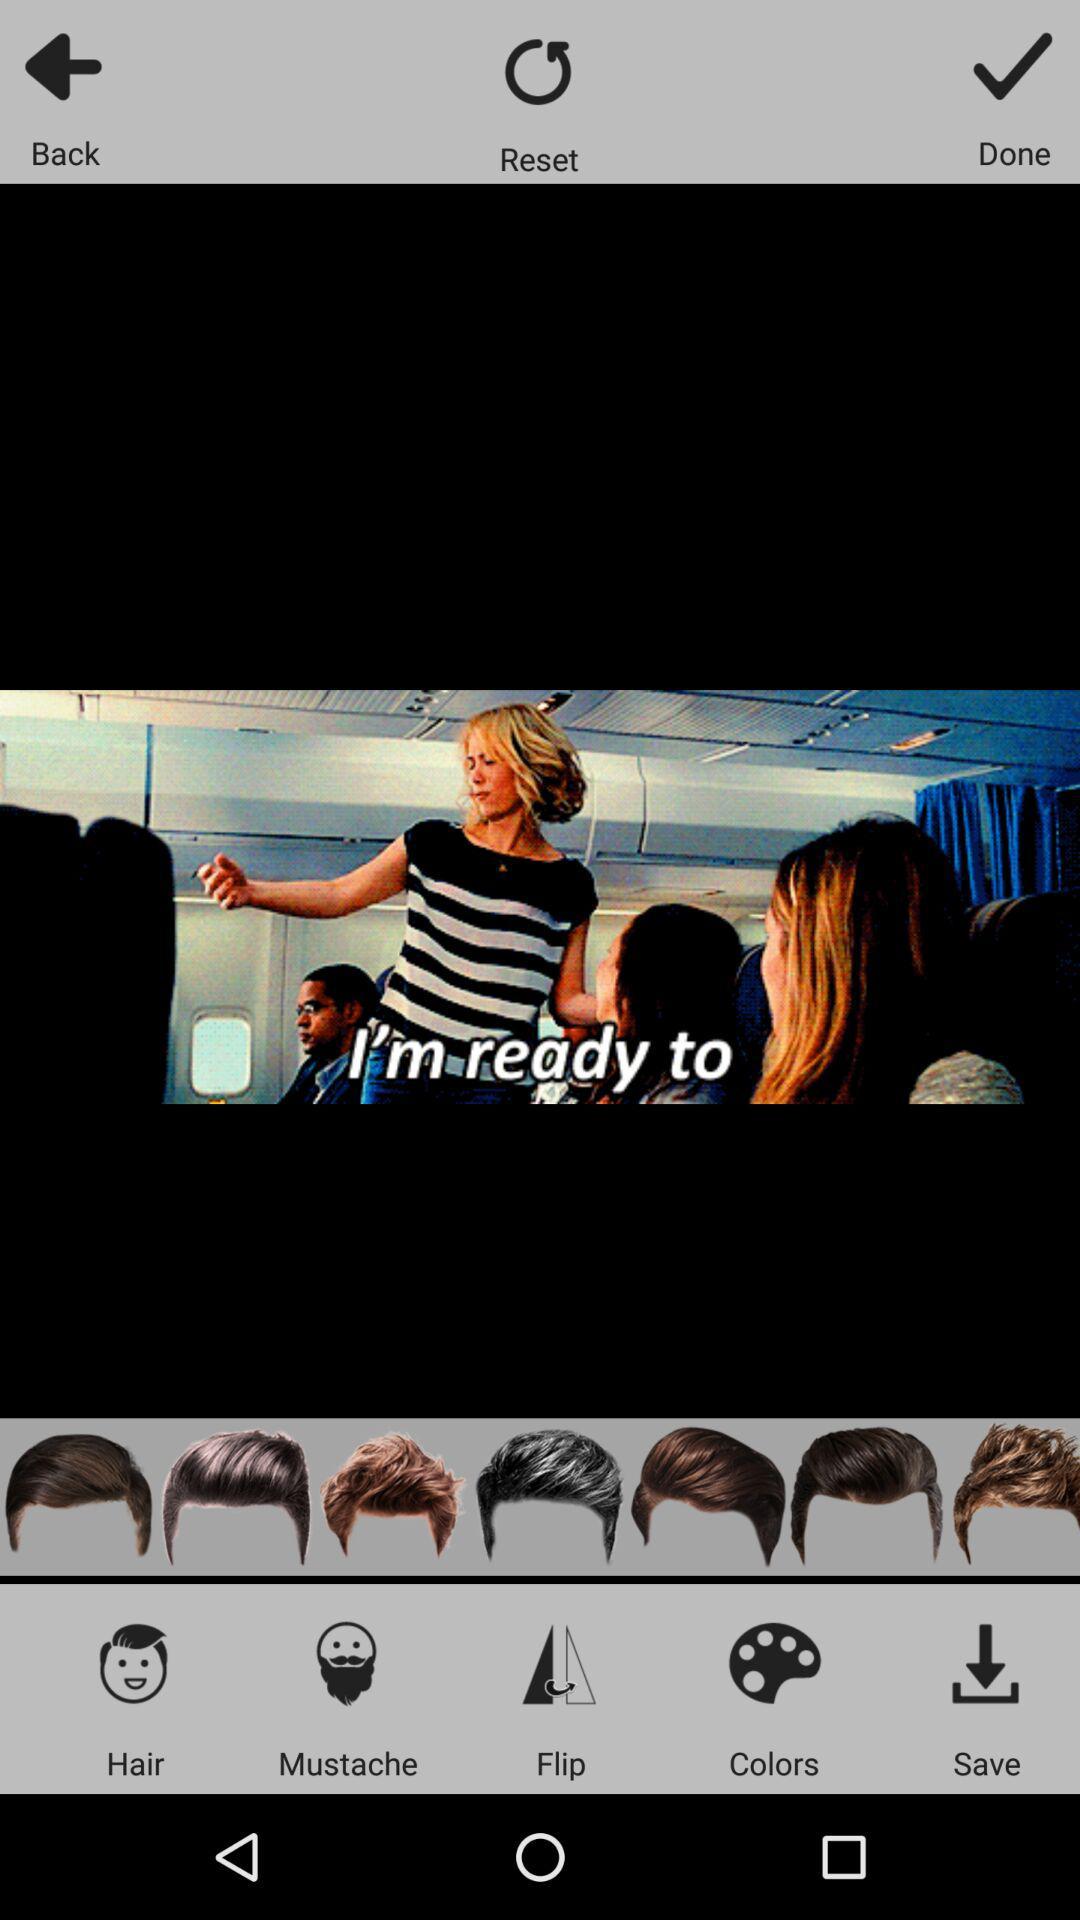 This screenshot has width=1080, height=1920. Describe the element at coordinates (64, 65) in the screenshot. I see `previous` at that location.